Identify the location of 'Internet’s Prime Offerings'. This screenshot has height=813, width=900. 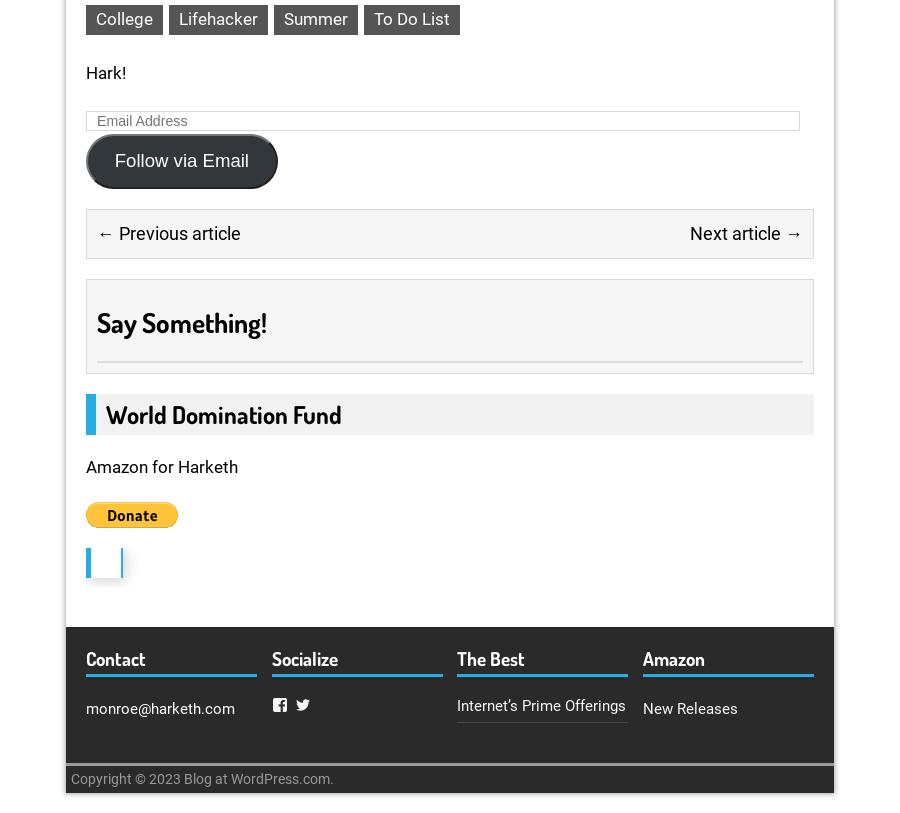
(540, 706).